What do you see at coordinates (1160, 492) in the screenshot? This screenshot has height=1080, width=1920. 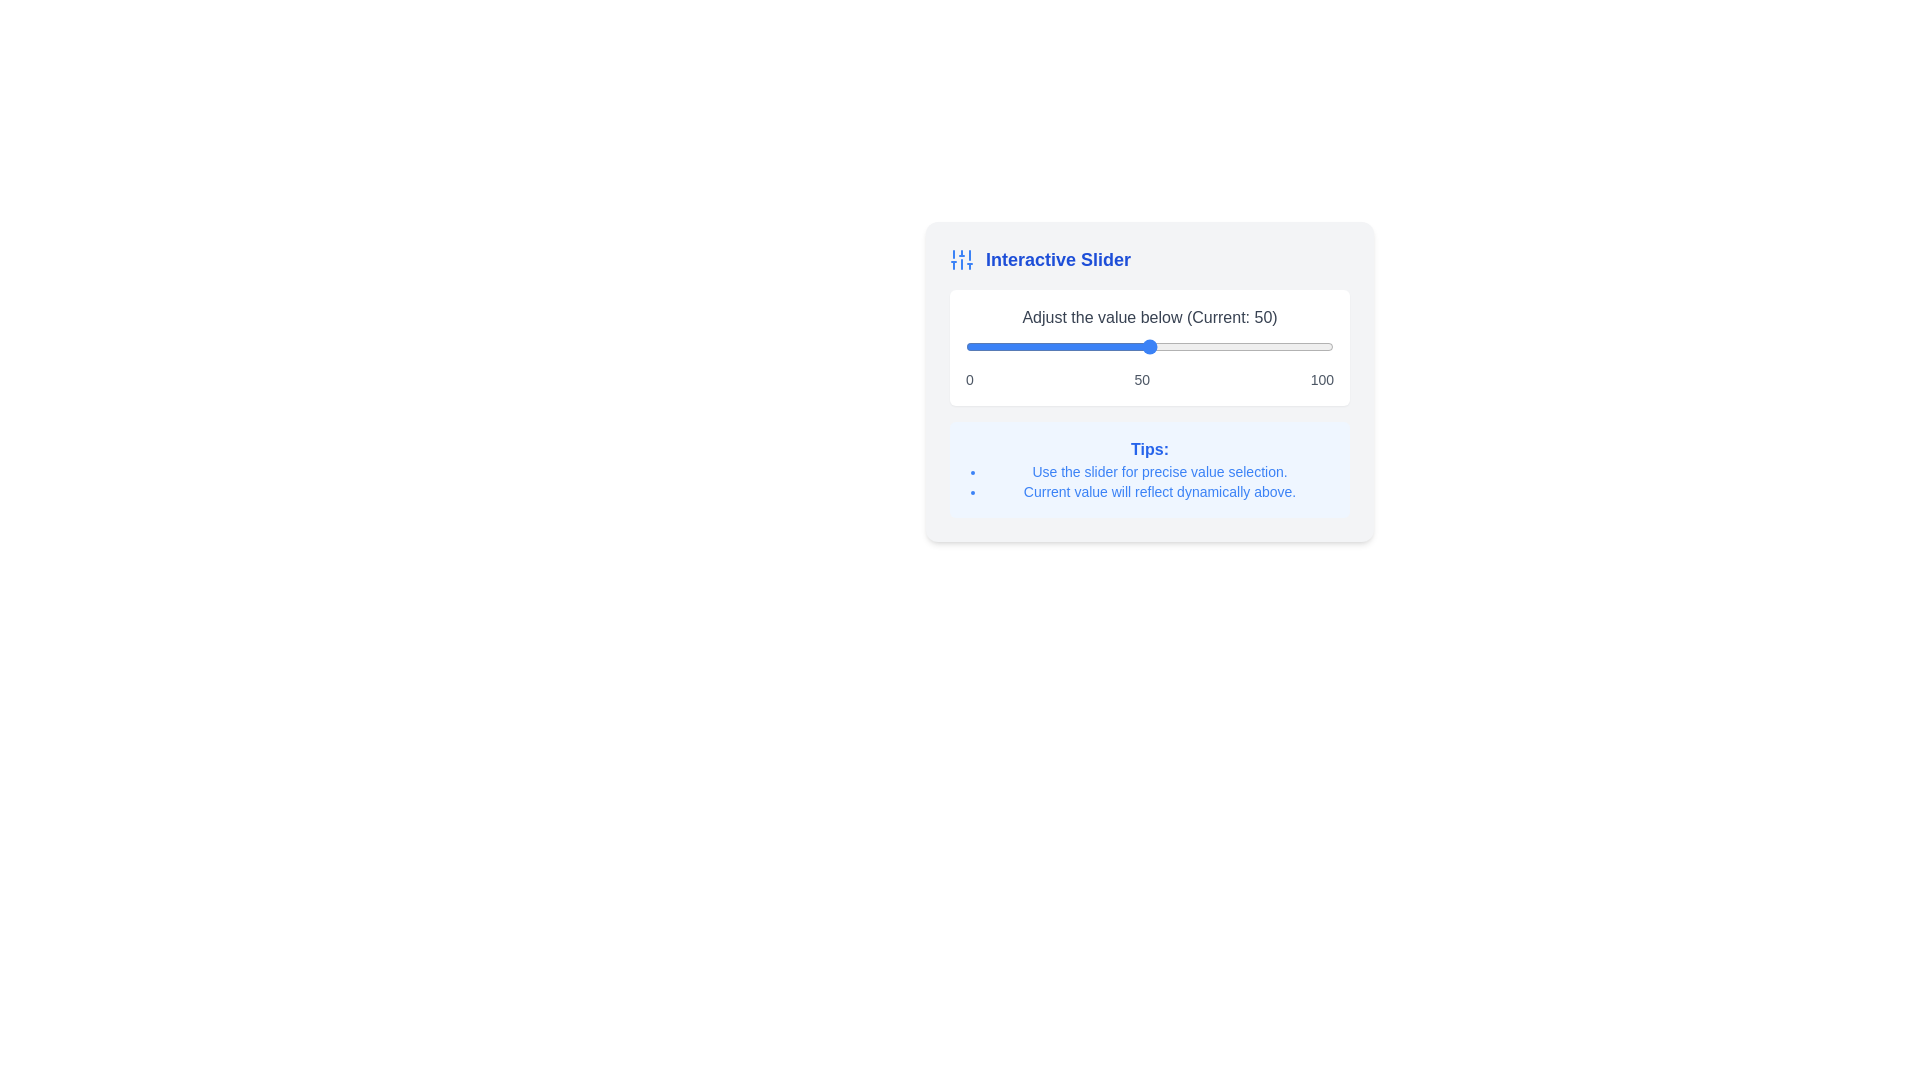 I see `the informational content of the static text reading 'Current value will reflect dynamically above.' which is the second item in the bullet point list under the section titled 'Tips'` at bounding box center [1160, 492].